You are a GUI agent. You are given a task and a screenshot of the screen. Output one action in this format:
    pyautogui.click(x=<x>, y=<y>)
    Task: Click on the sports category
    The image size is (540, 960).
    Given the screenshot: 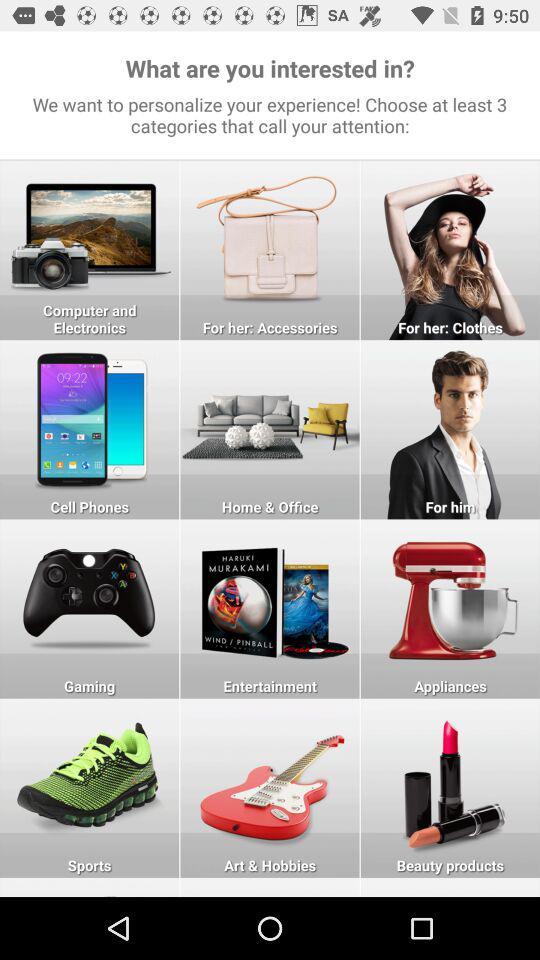 What is the action you would take?
    pyautogui.click(x=88, y=788)
    